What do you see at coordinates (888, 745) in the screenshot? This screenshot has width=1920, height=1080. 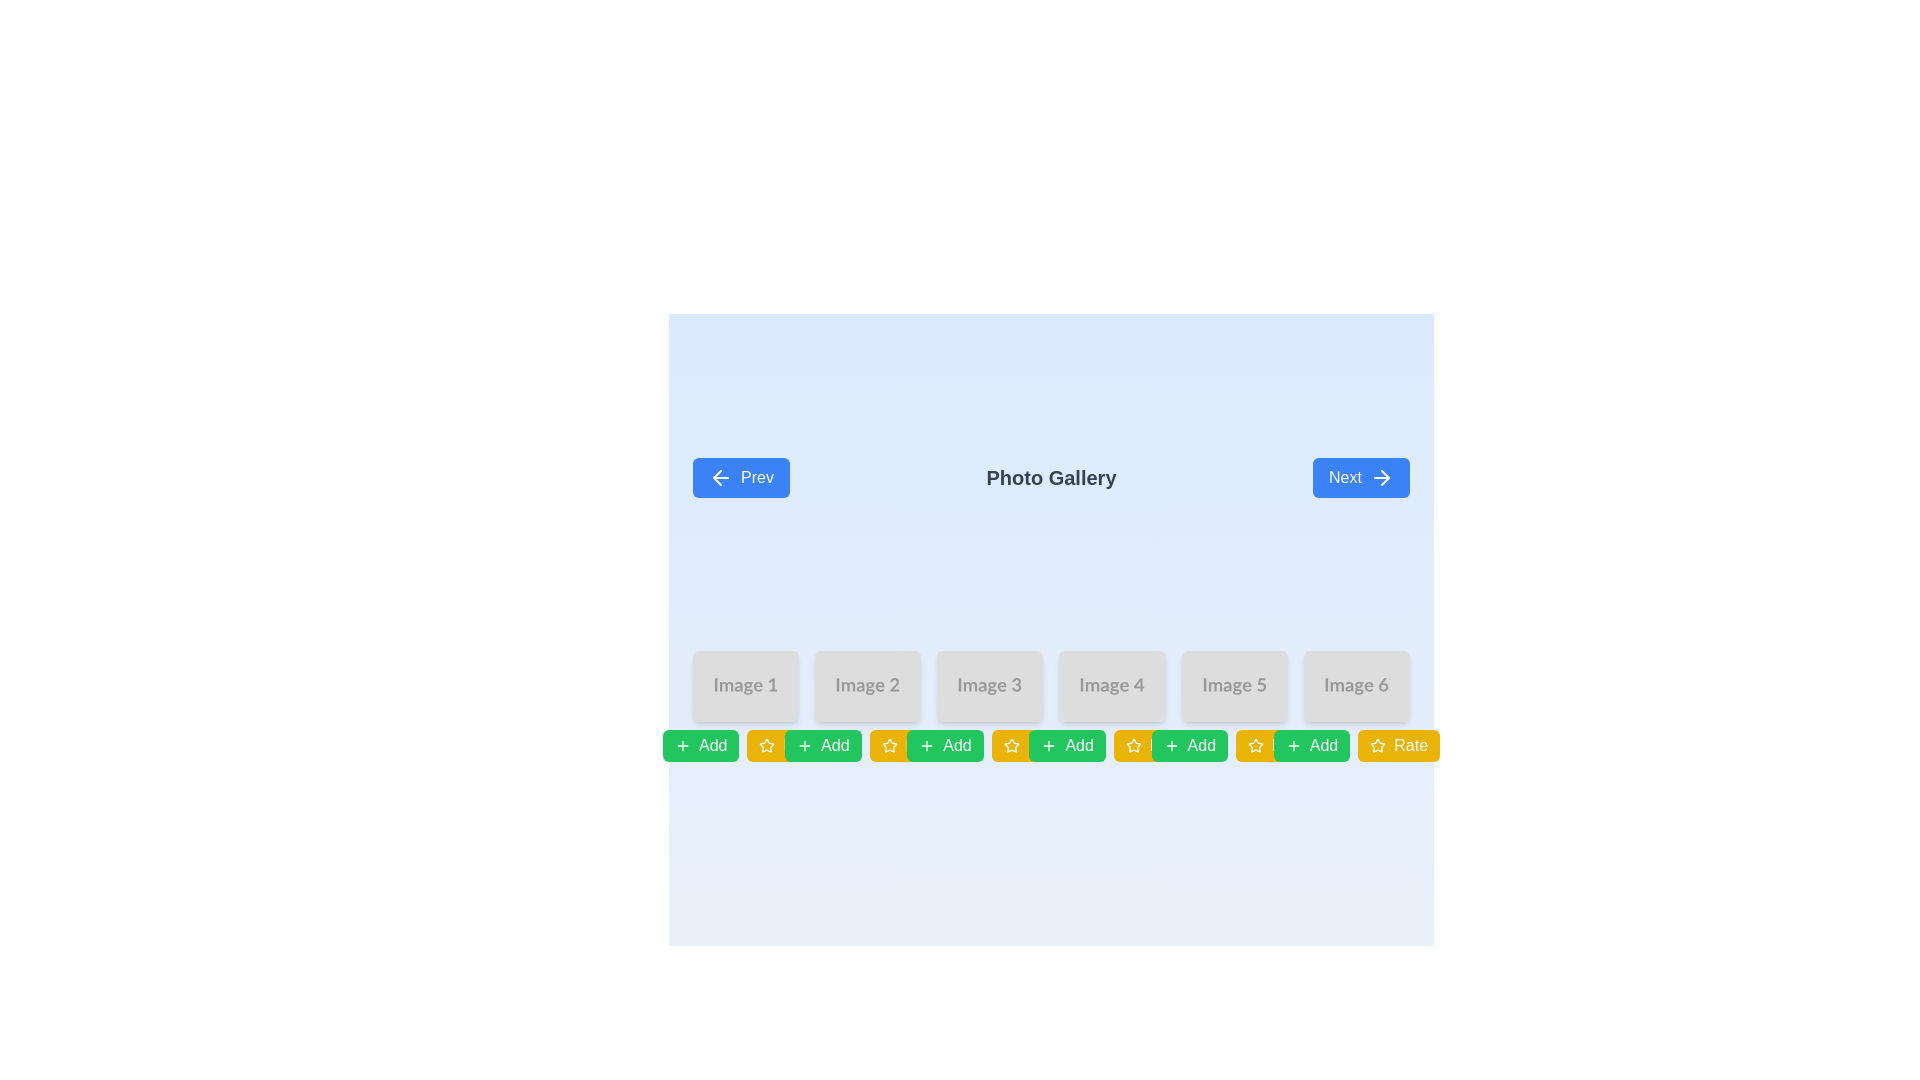 I see `the yellow star icon representing the rating feature` at bounding box center [888, 745].